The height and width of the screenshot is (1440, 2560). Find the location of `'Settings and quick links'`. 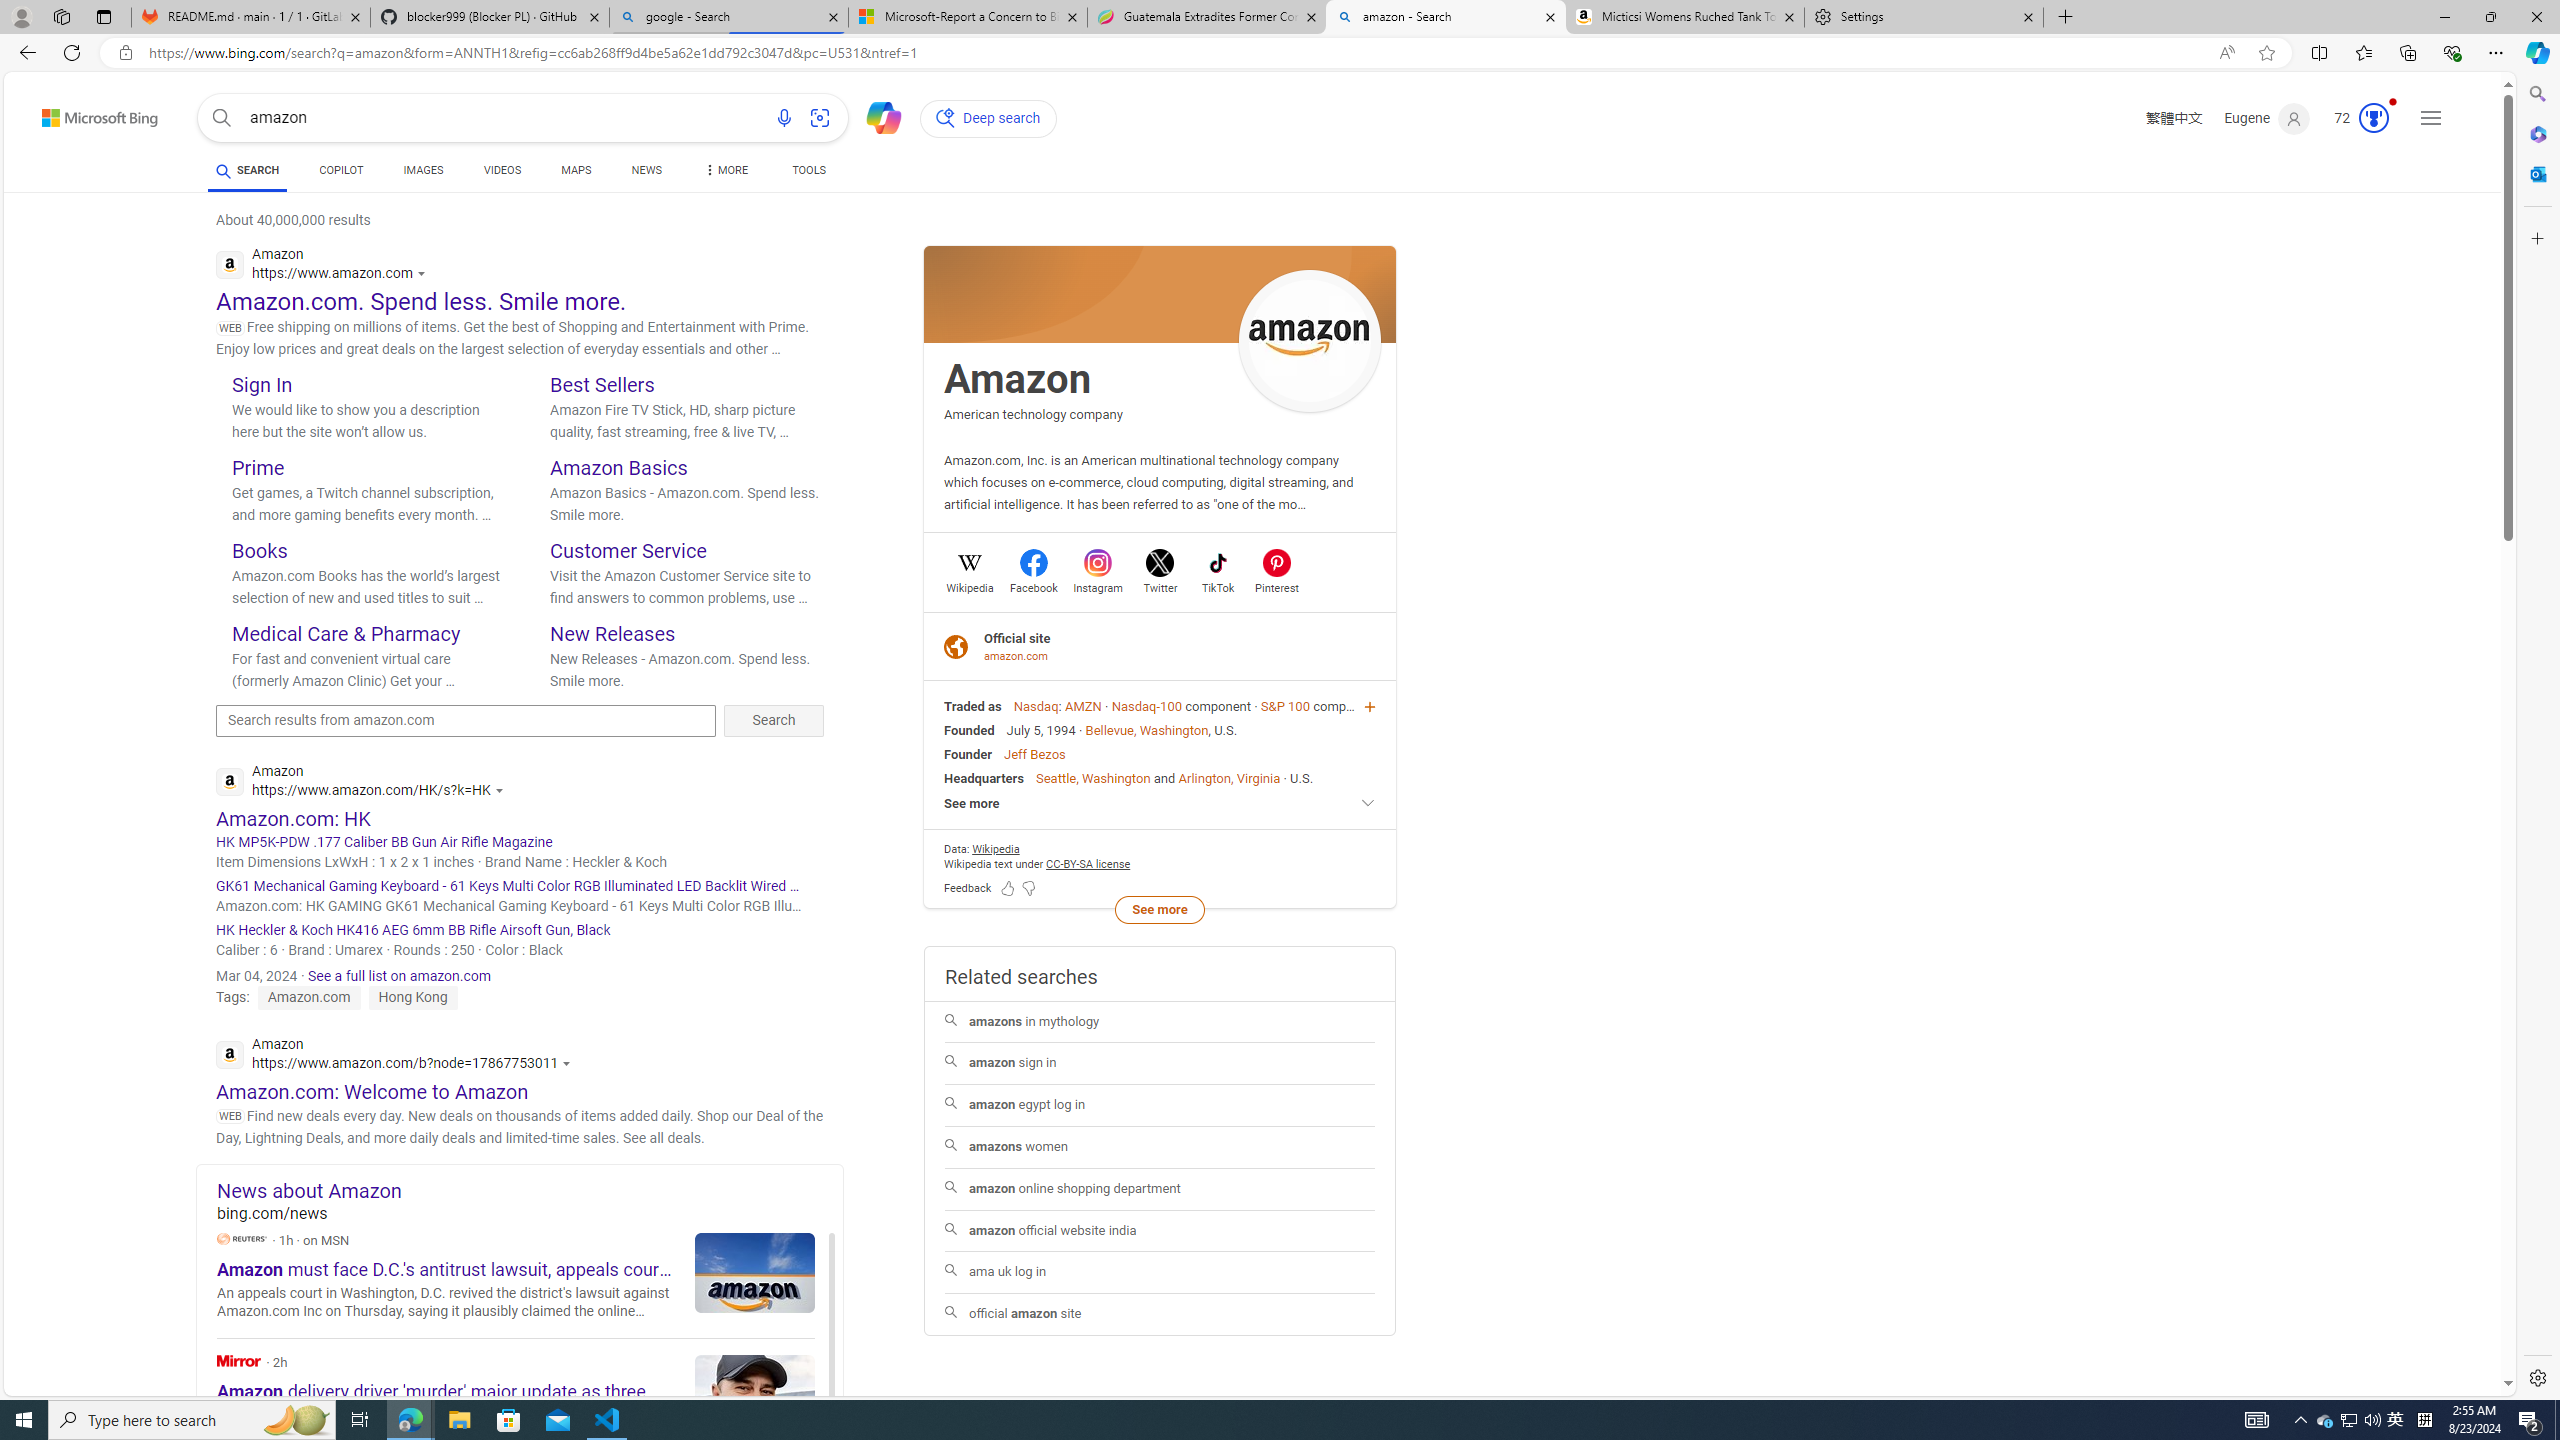

'Settings and quick links' is located at coordinates (2431, 118).